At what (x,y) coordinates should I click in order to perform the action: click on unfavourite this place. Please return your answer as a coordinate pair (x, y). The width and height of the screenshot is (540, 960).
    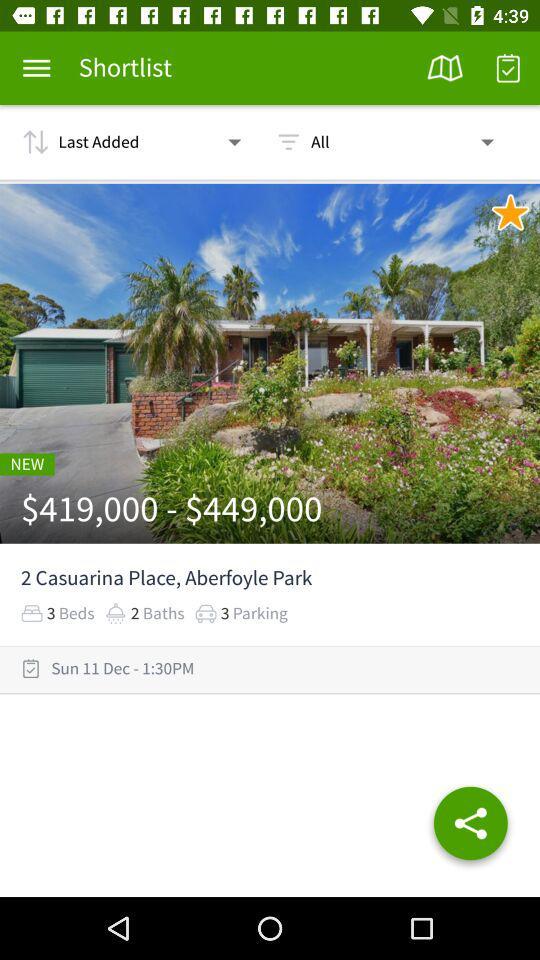
    Looking at the image, I should click on (510, 212).